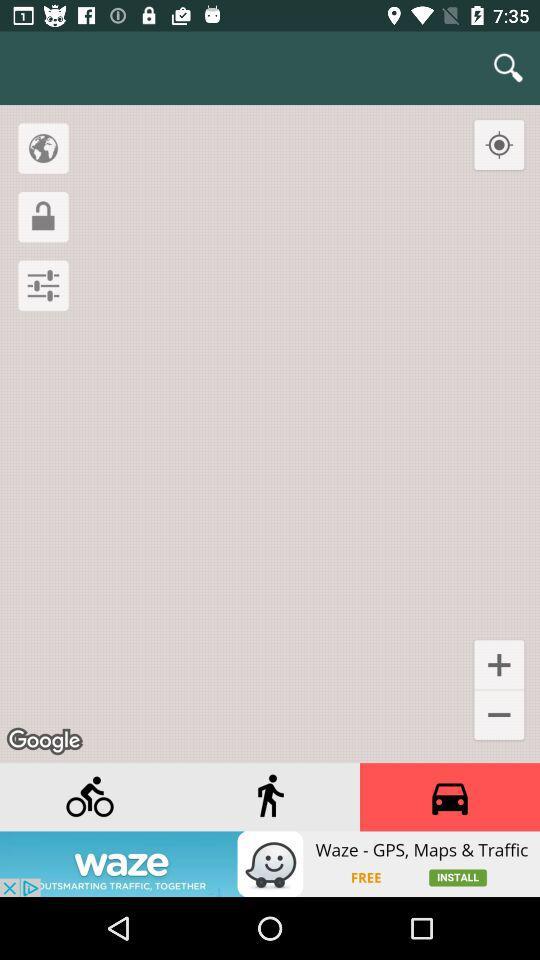 This screenshot has height=960, width=540. Describe the element at coordinates (43, 147) in the screenshot. I see `navigate the earth globe` at that location.